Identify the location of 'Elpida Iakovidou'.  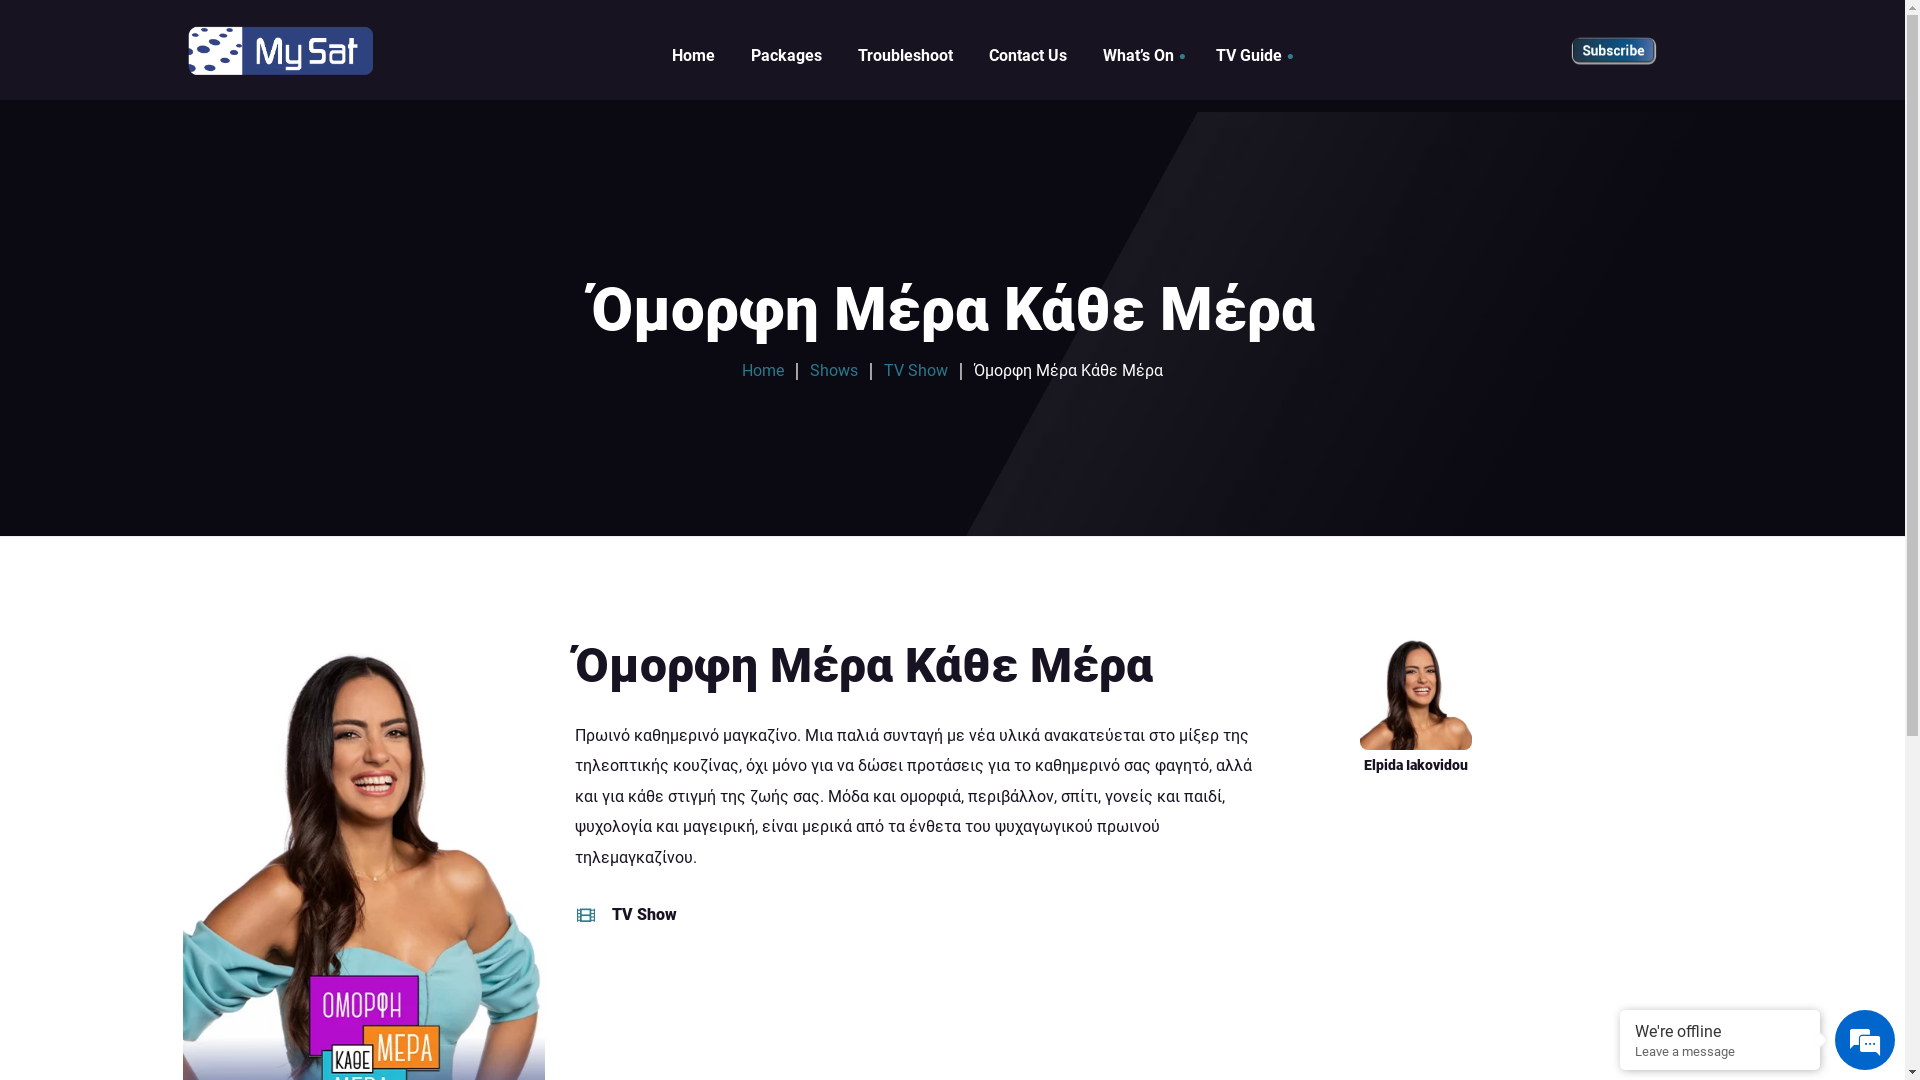
(1415, 704).